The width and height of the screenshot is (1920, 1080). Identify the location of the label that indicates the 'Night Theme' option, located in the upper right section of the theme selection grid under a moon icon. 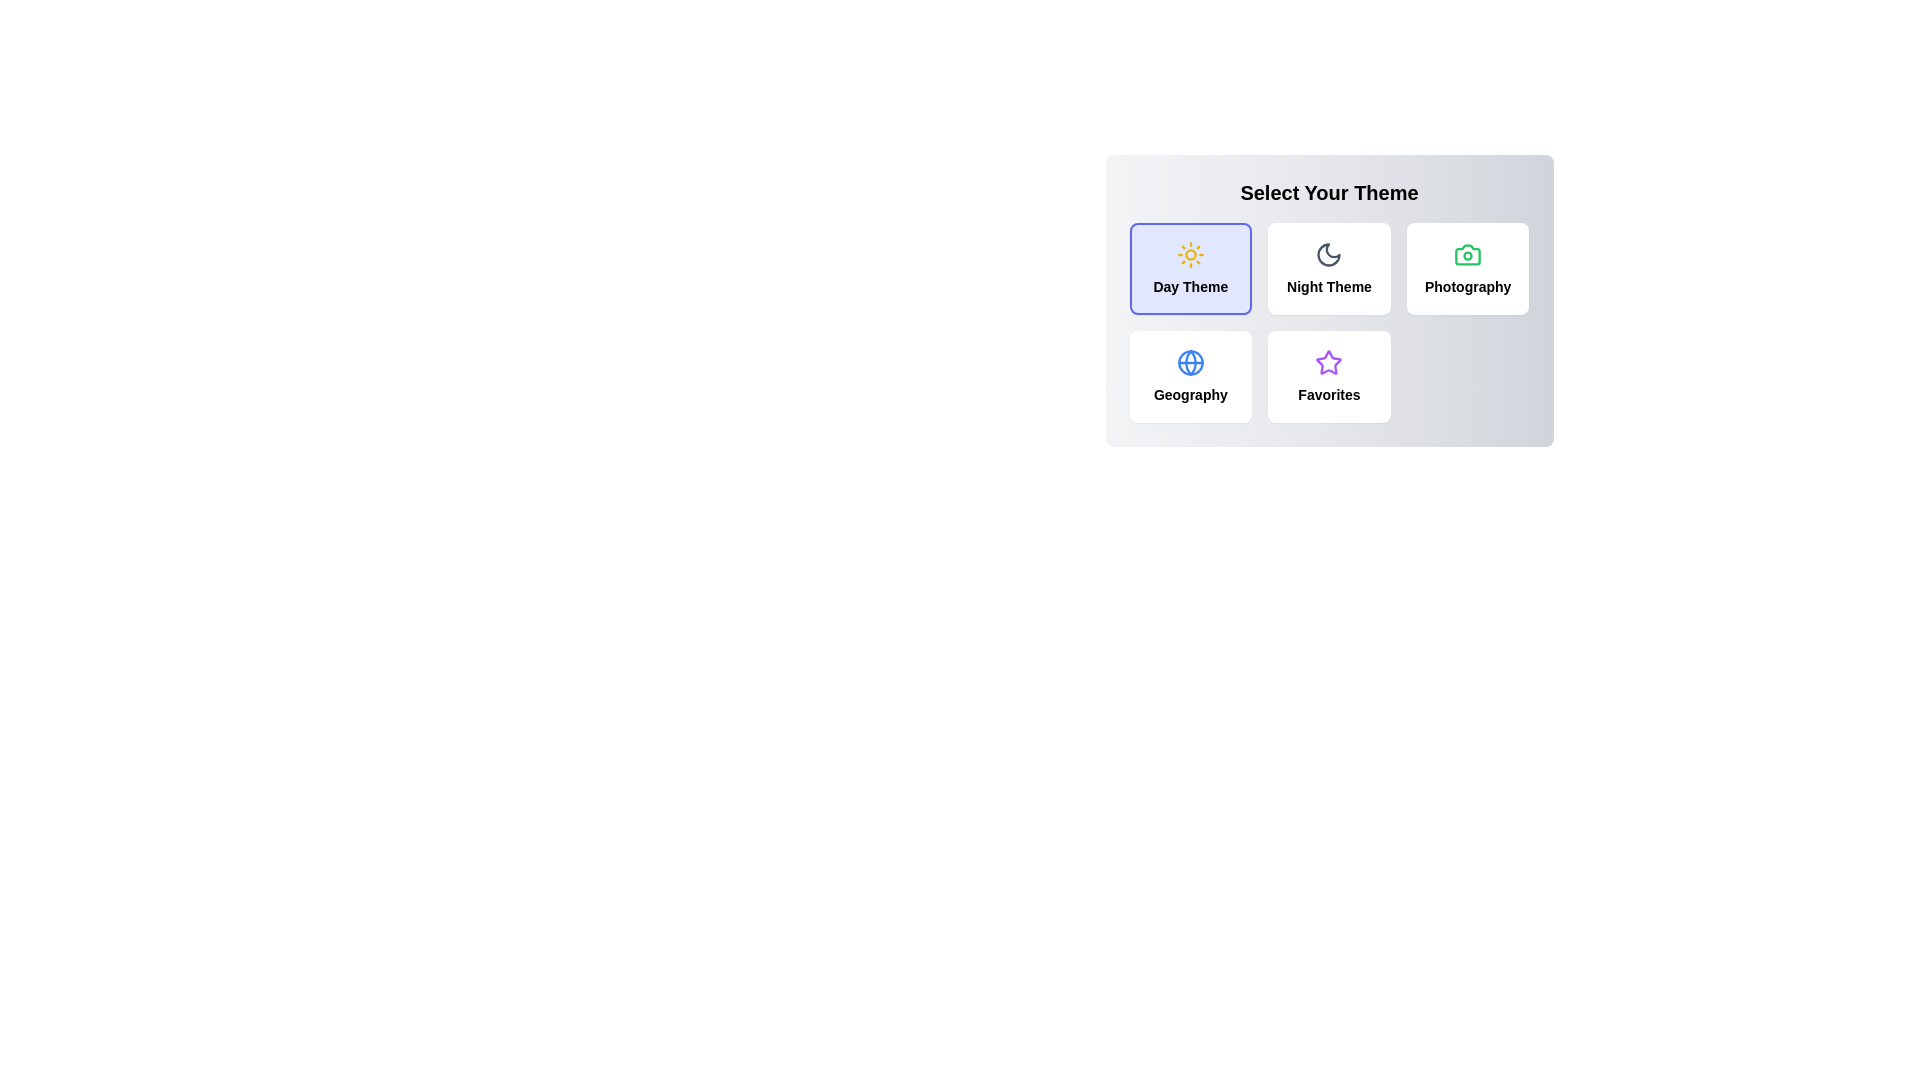
(1329, 286).